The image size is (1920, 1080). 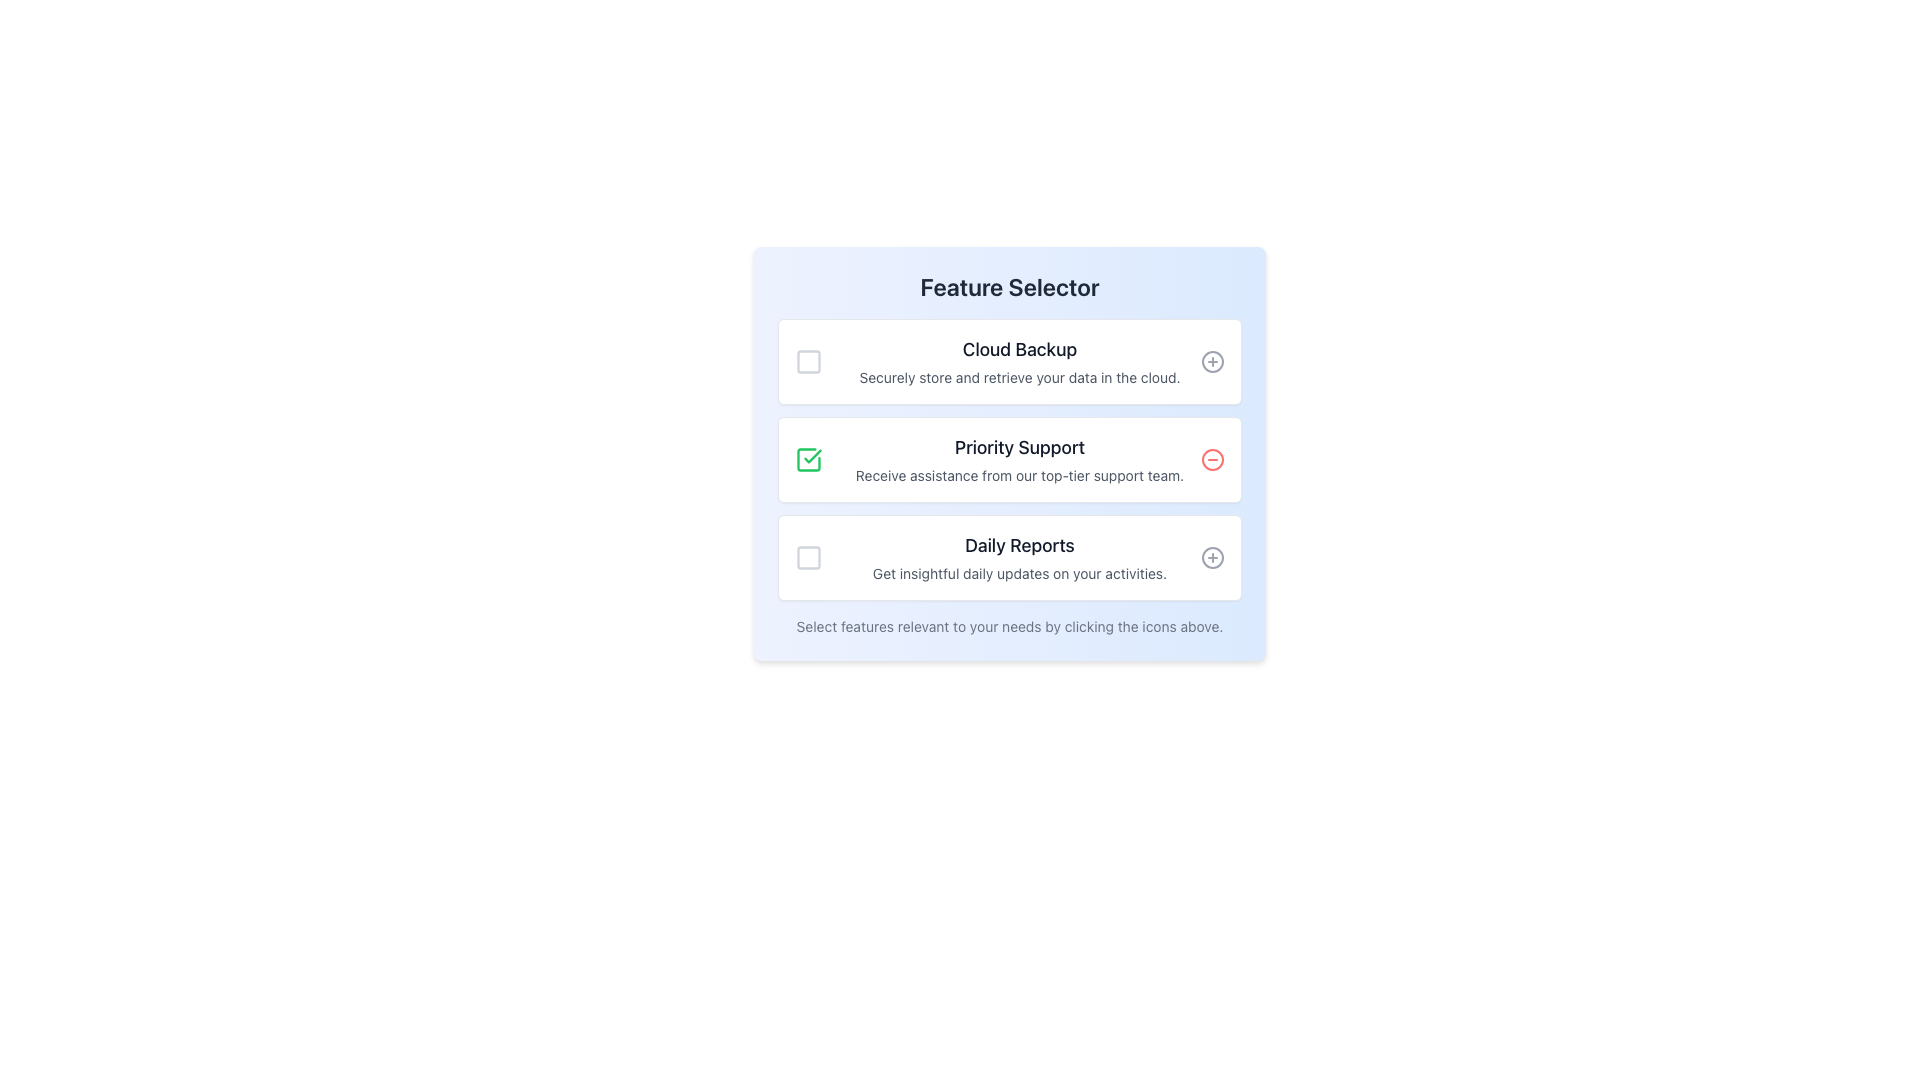 I want to click on the red circular button with a horizontal line symbolizing a subtract action, located to the right of the 'Priority Support' heading, so click(x=1212, y=459).